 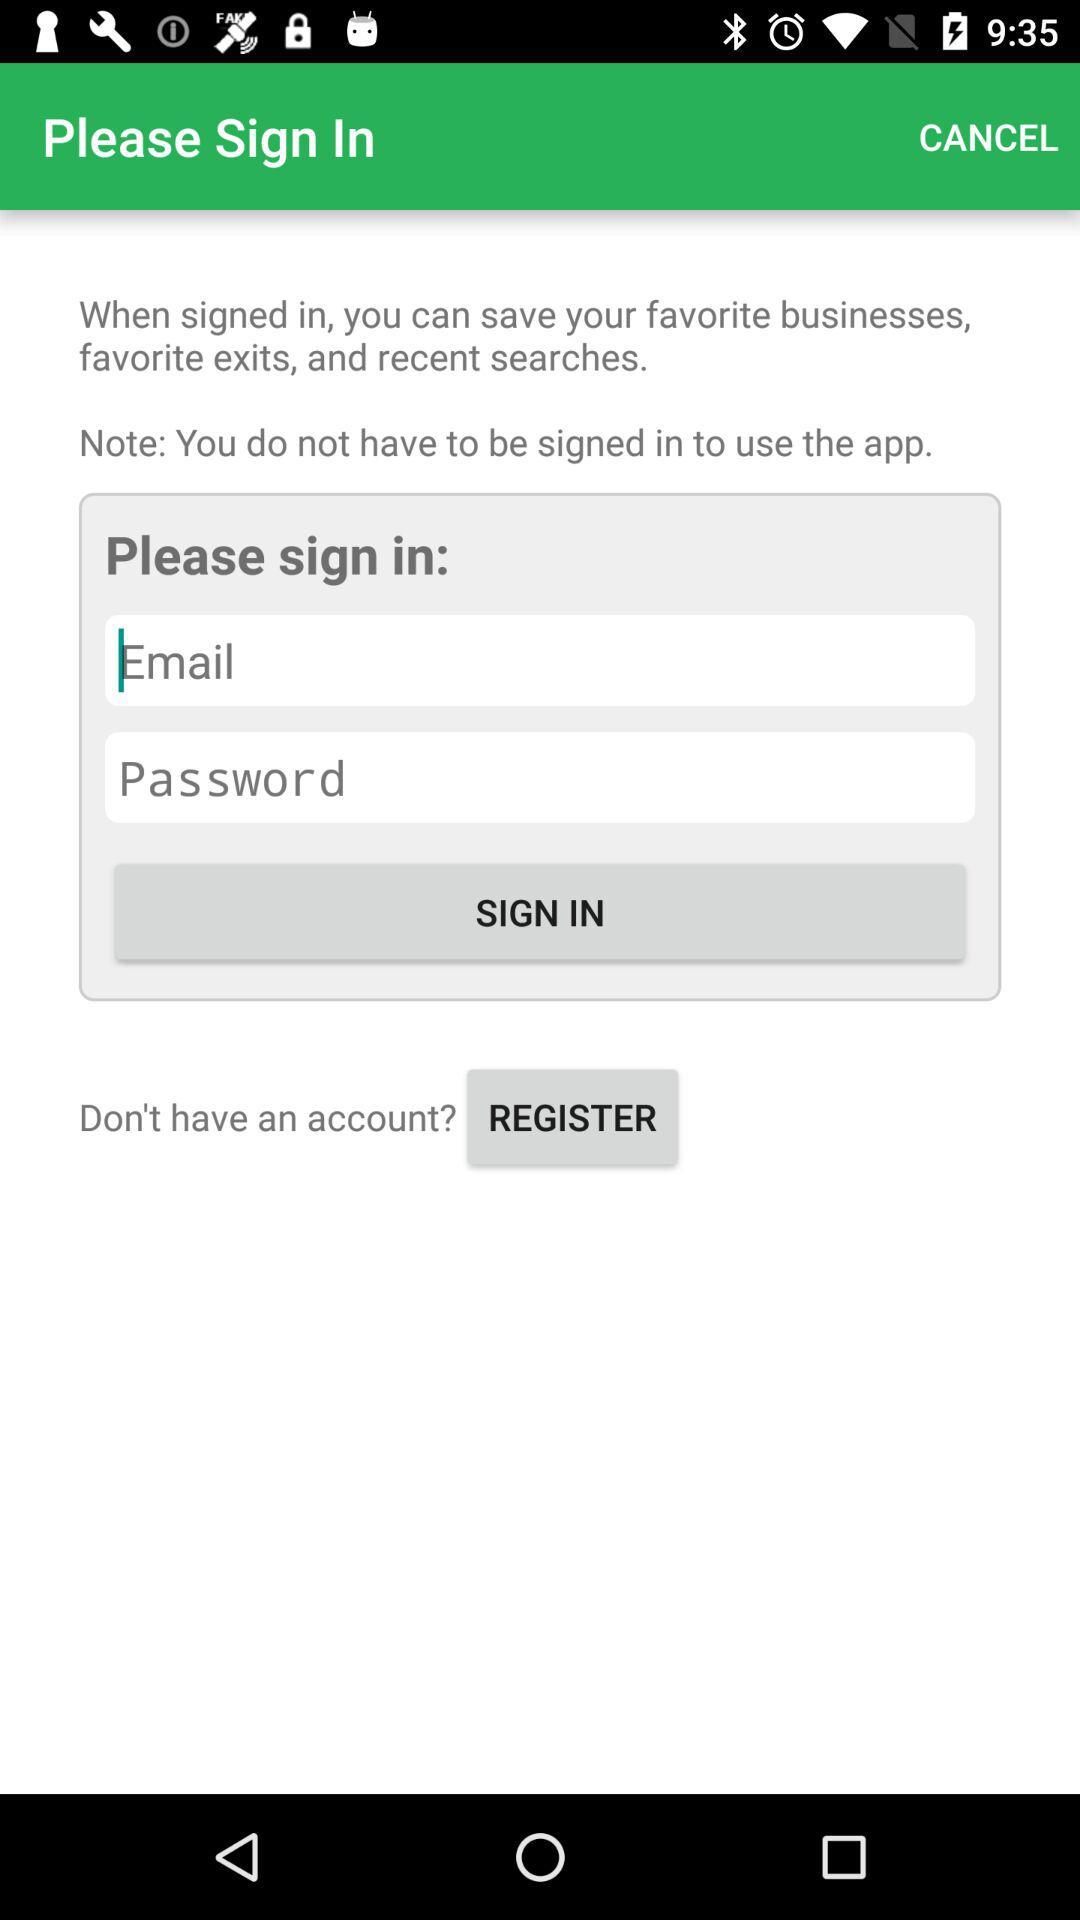 What do you see at coordinates (987, 135) in the screenshot?
I see `the item above the when signed in item` at bounding box center [987, 135].